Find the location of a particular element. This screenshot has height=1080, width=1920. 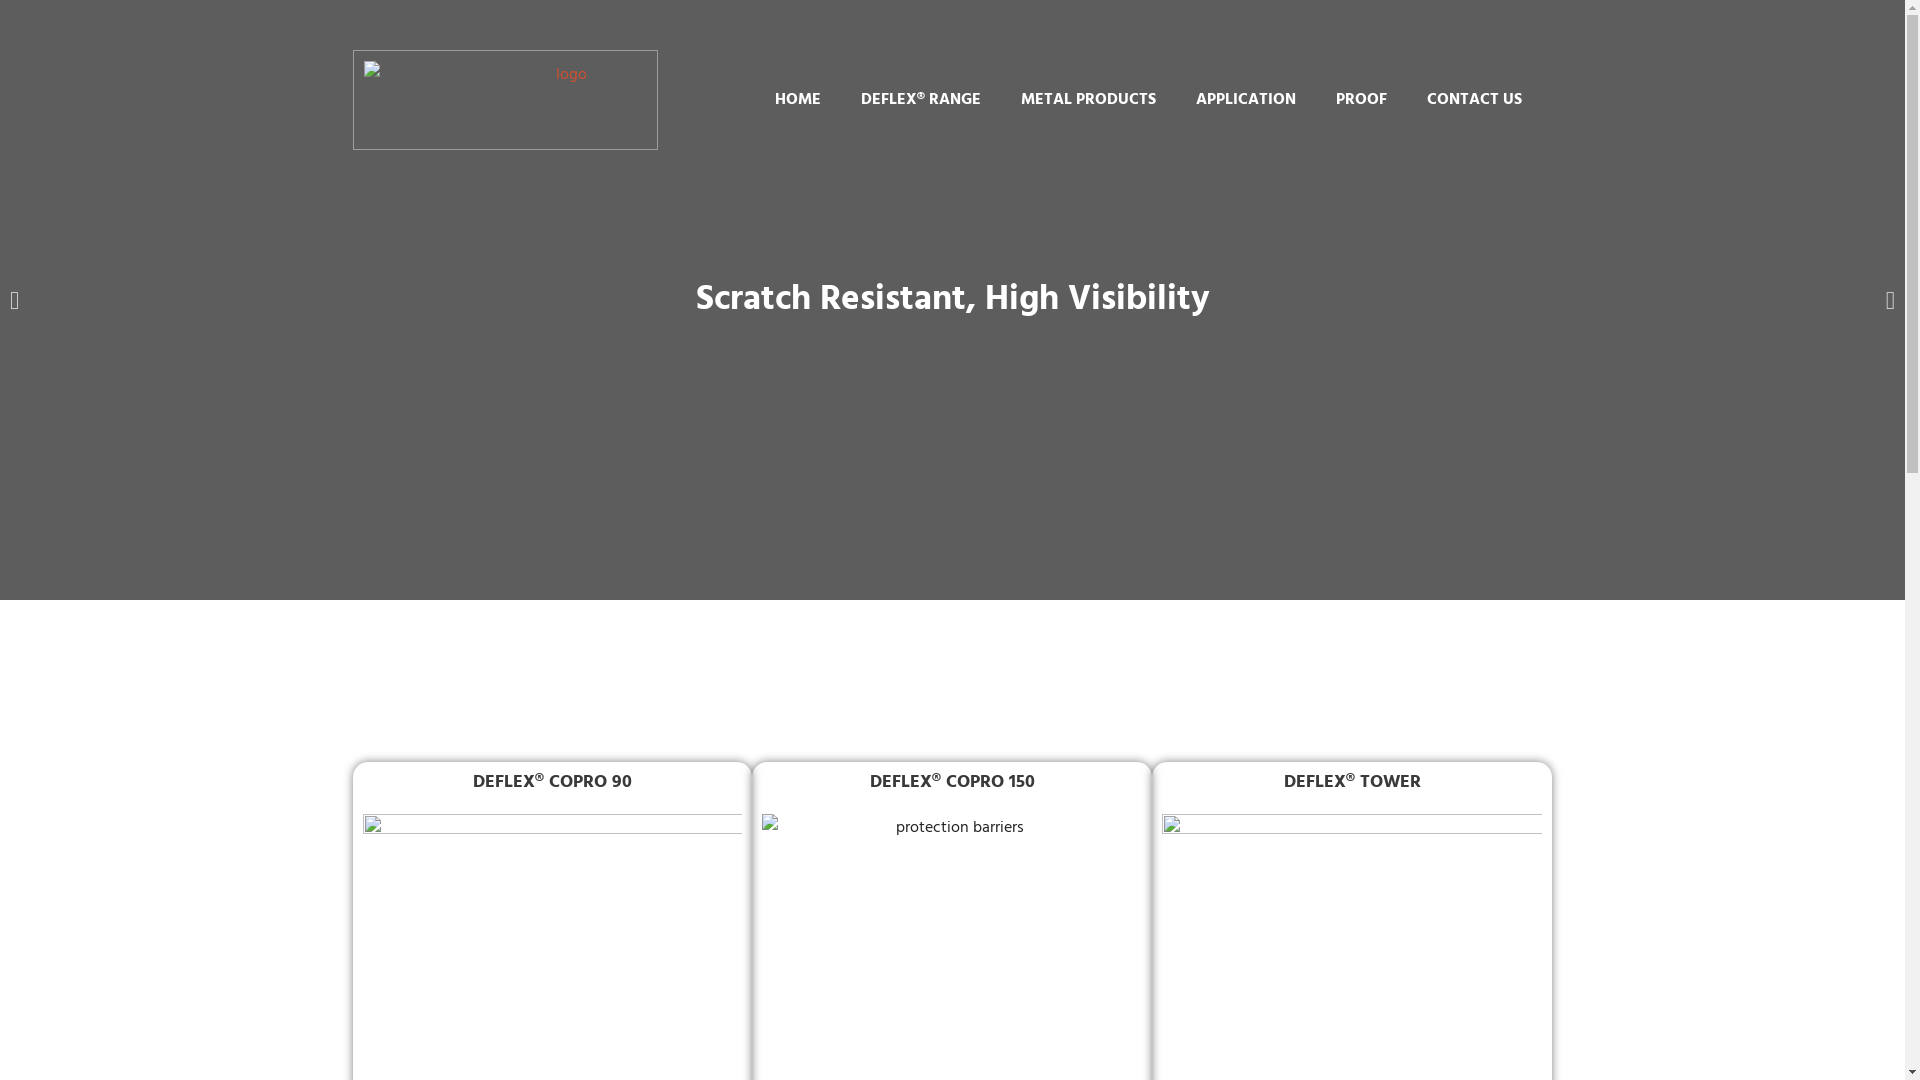

'HOME' is located at coordinates (753, 100).